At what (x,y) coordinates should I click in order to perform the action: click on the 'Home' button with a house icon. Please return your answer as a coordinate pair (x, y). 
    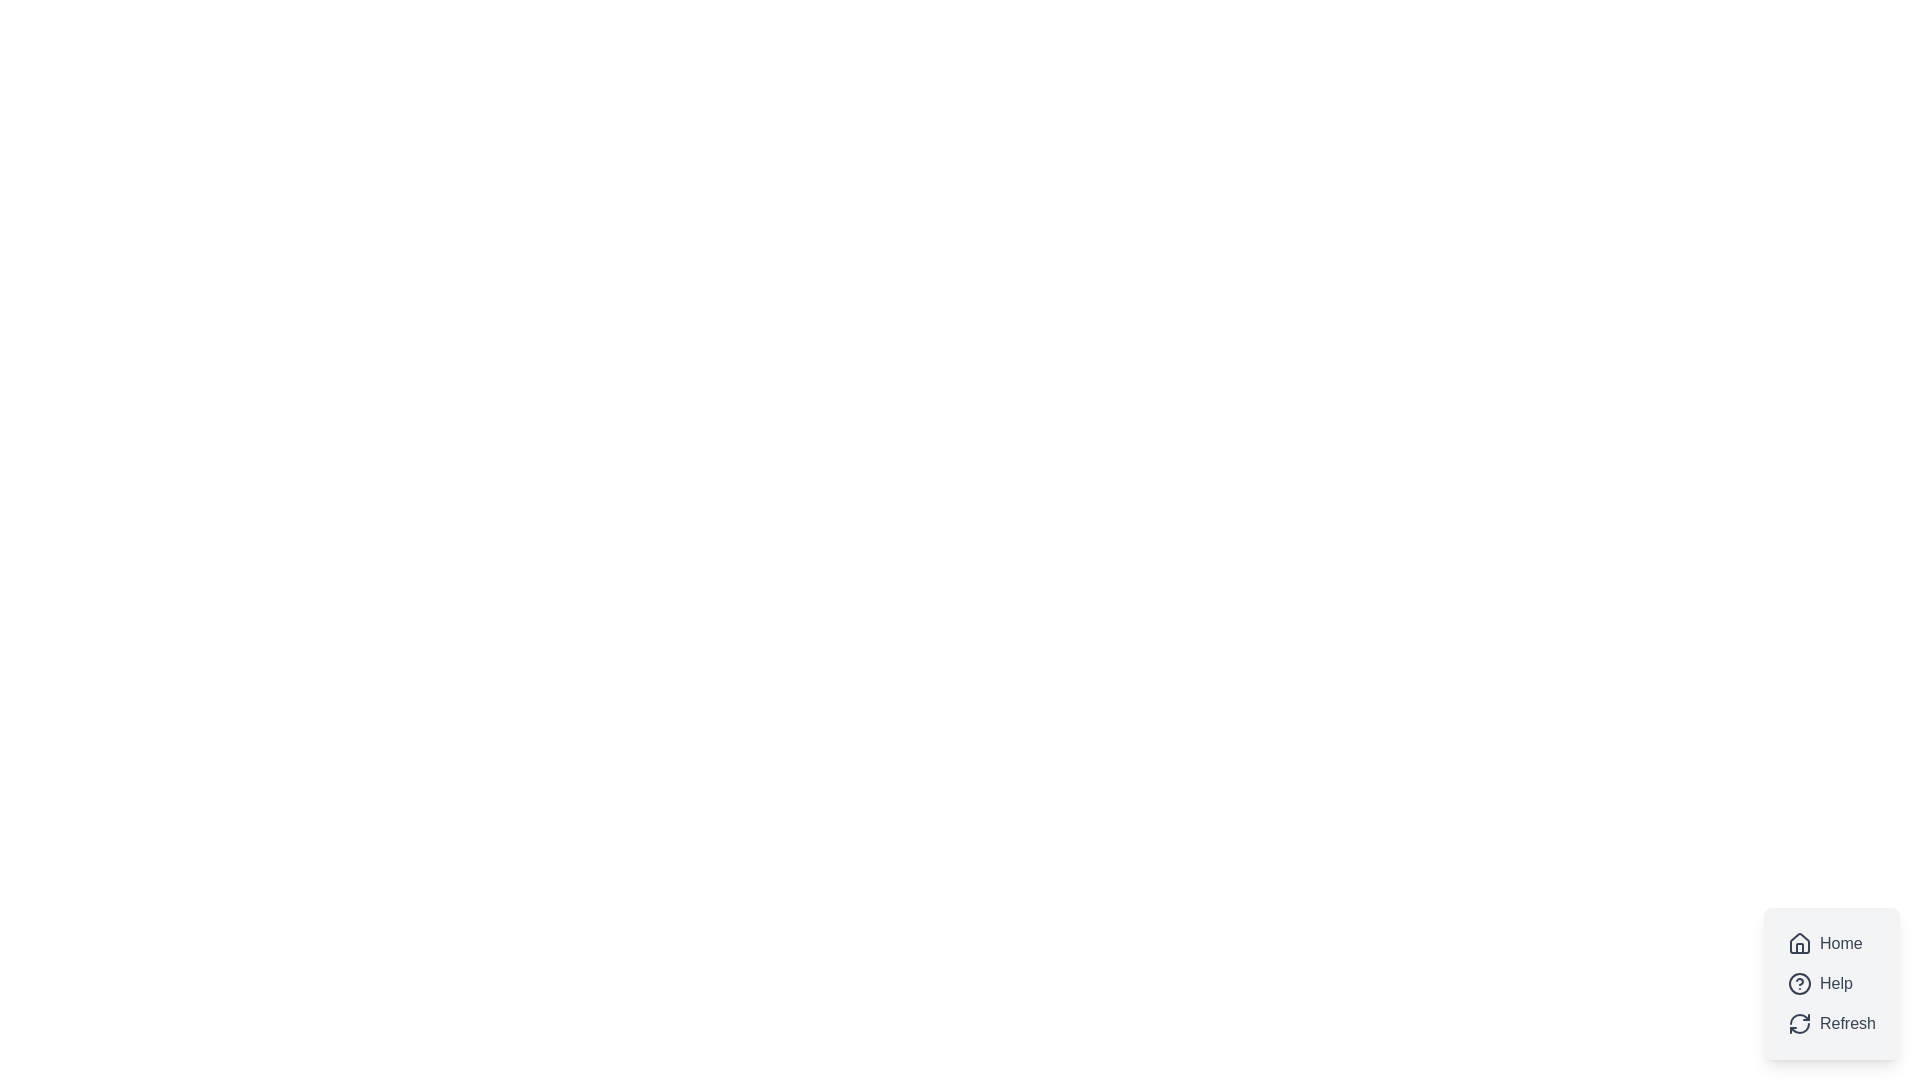
    Looking at the image, I should click on (1825, 944).